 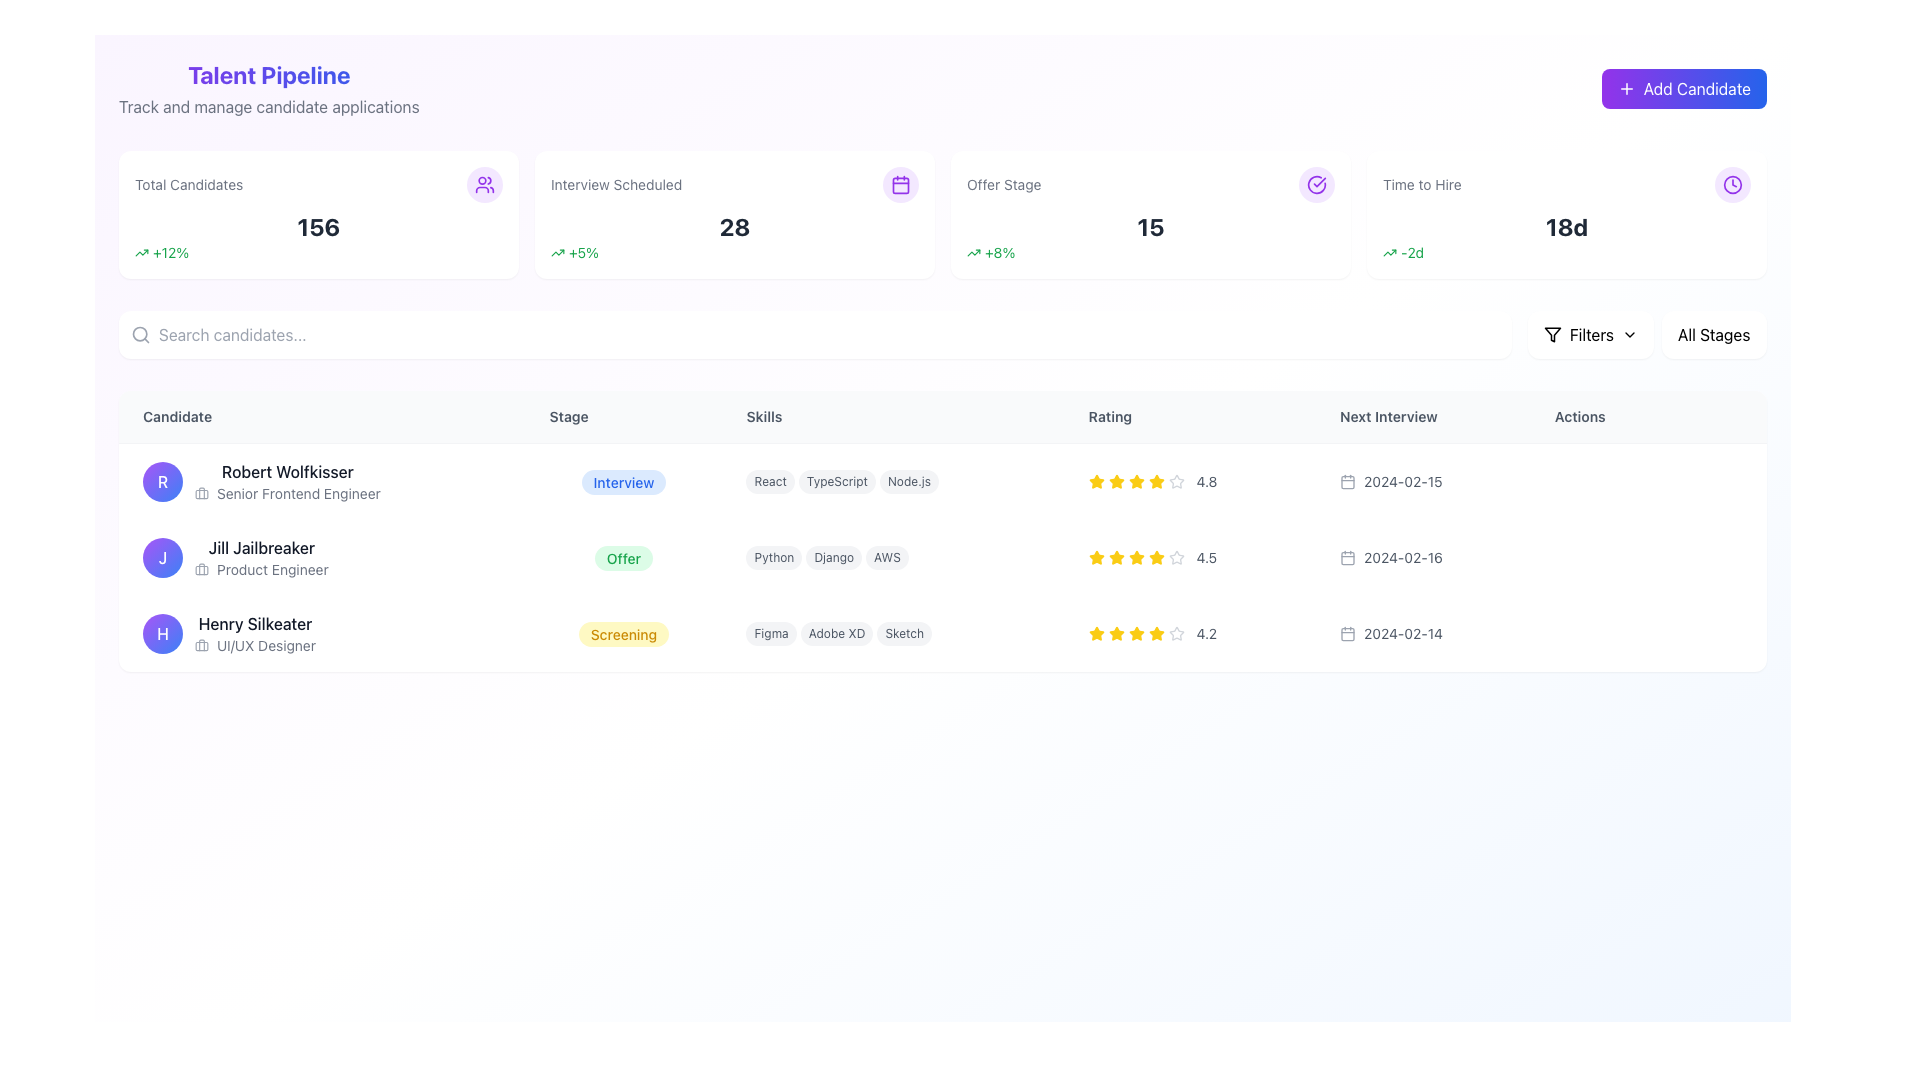 I want to click on the text label displaying 'Robert Wolfkisser' in bold dark gray color to invoke the context menu, so click(x=286, y=471).